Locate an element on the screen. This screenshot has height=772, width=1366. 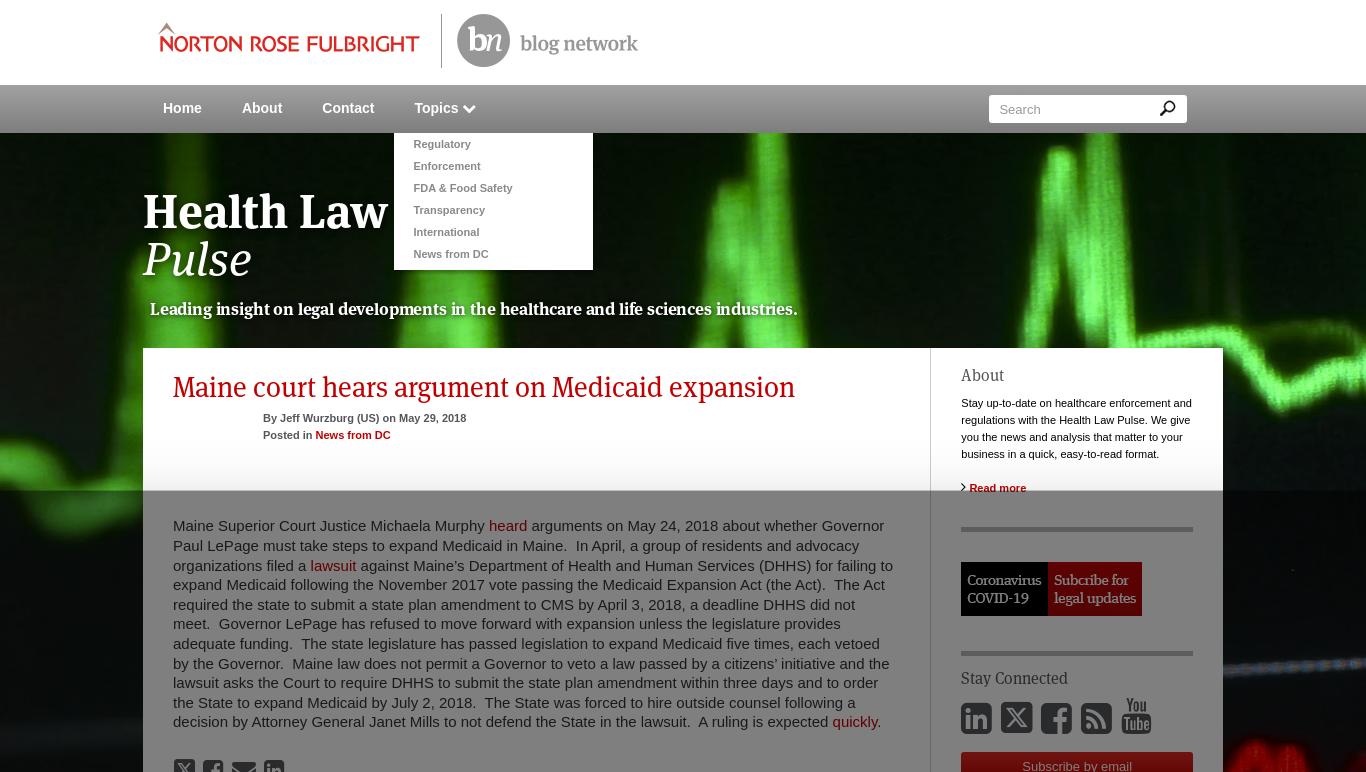
'Leading' is located at coordinates (179, 308).